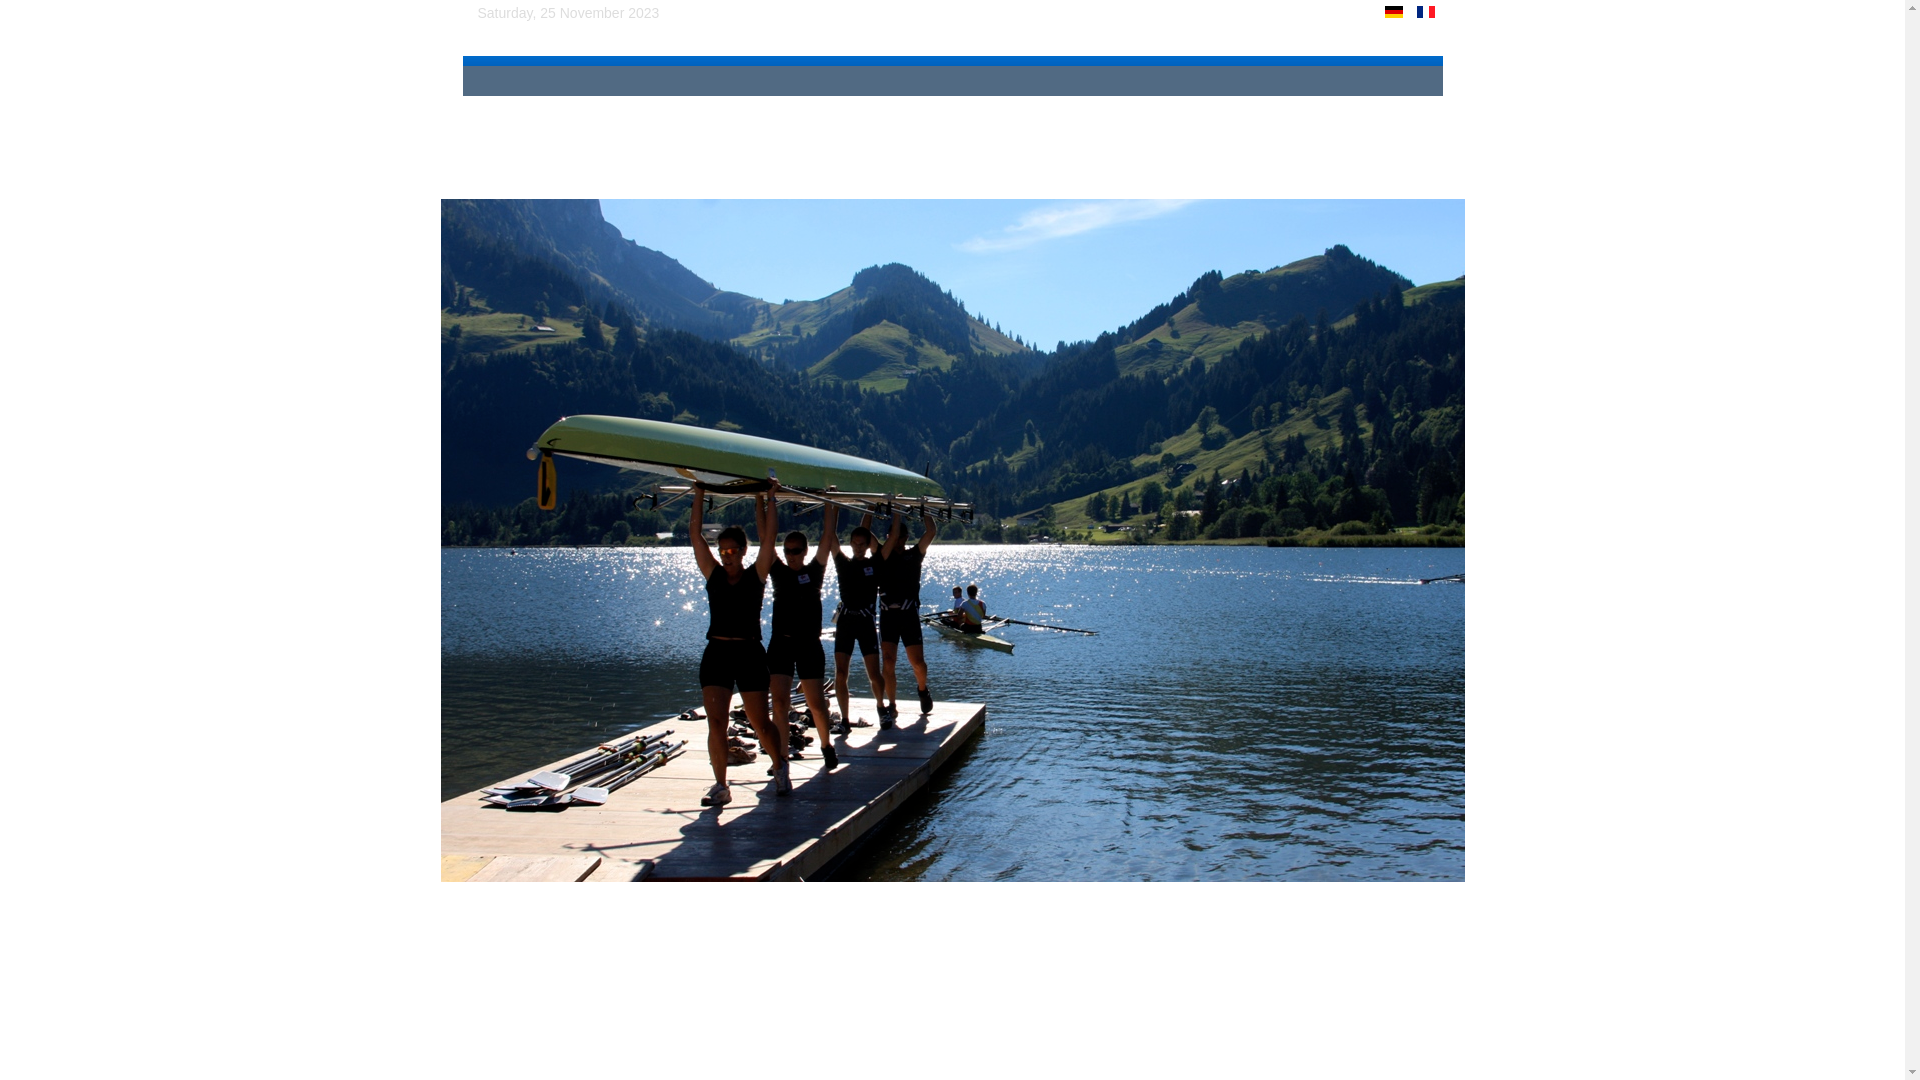  I want to click on 'Deutsch', so click(1392, 11).